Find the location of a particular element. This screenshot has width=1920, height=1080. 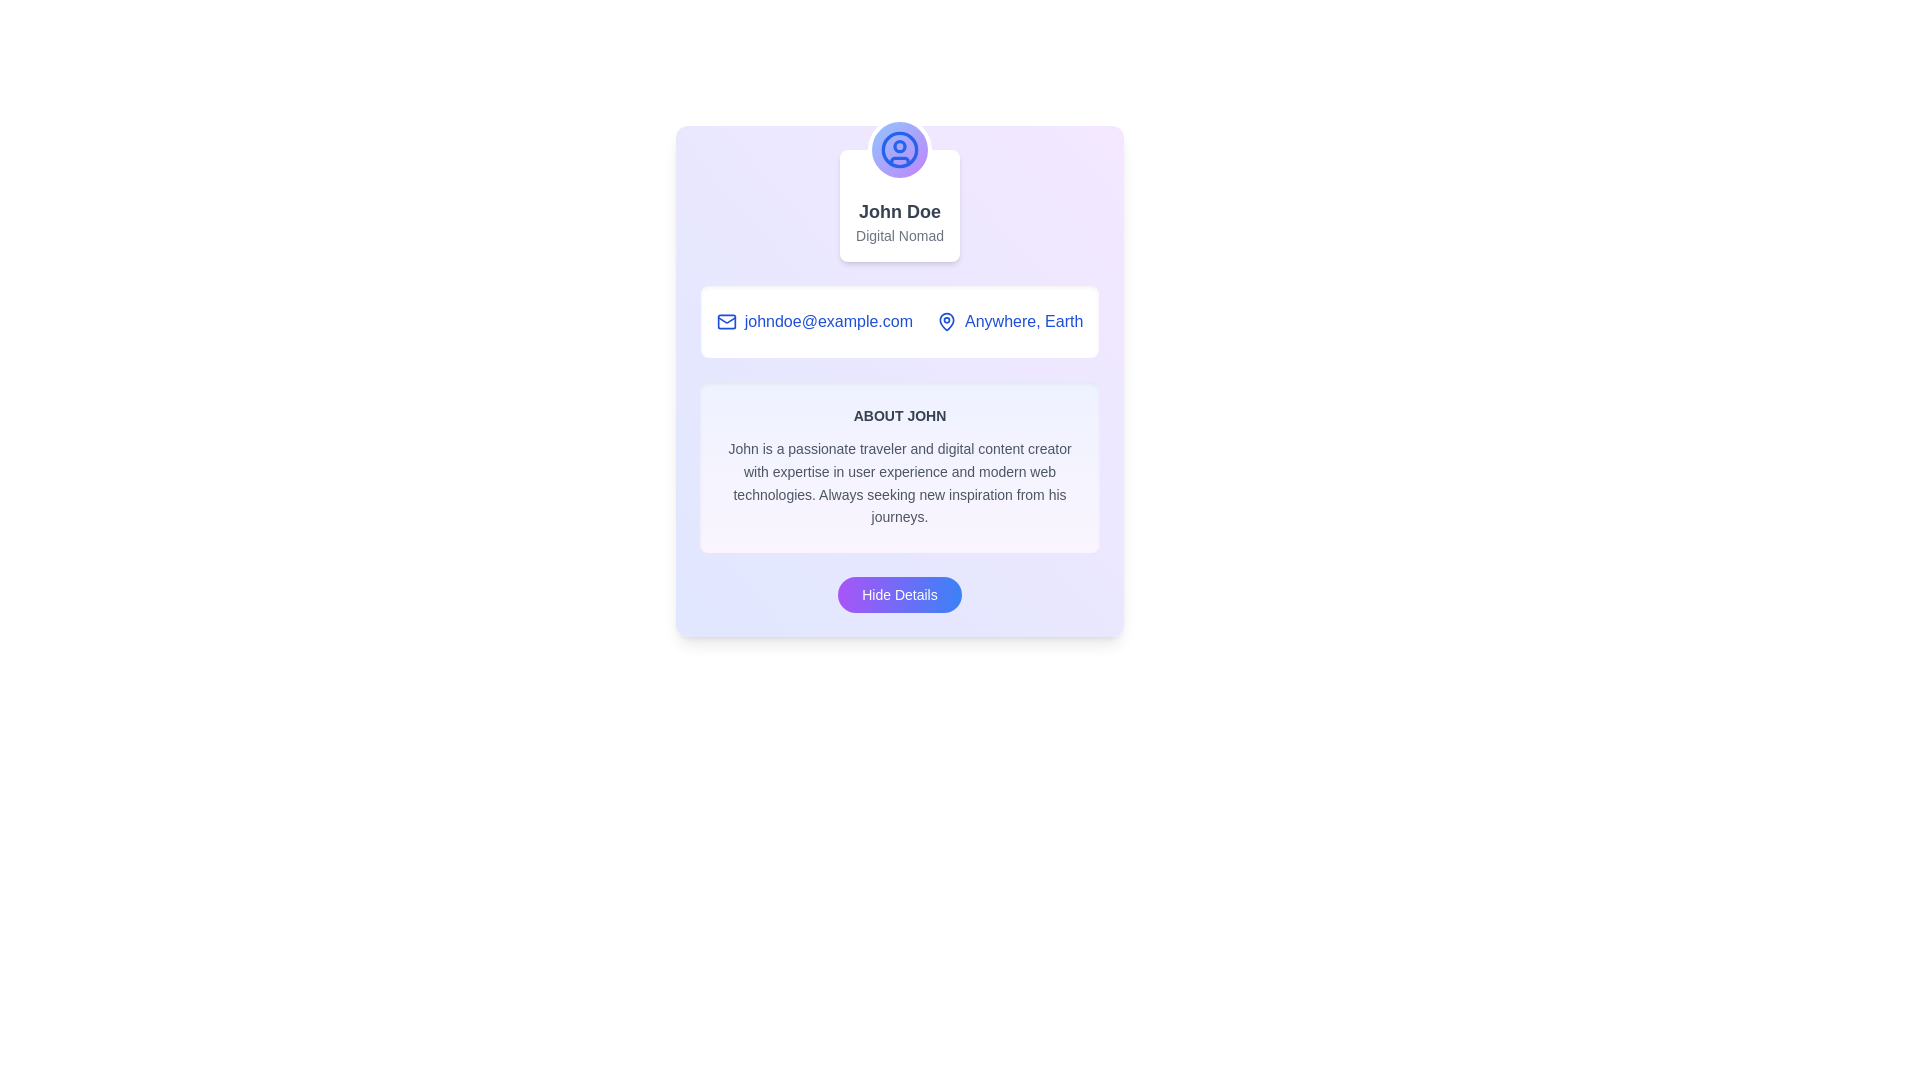

descriptive text block providing information about John, which is located below the 'About John' header and above the 'Hide Details' button is located at coordinates (899, 483).